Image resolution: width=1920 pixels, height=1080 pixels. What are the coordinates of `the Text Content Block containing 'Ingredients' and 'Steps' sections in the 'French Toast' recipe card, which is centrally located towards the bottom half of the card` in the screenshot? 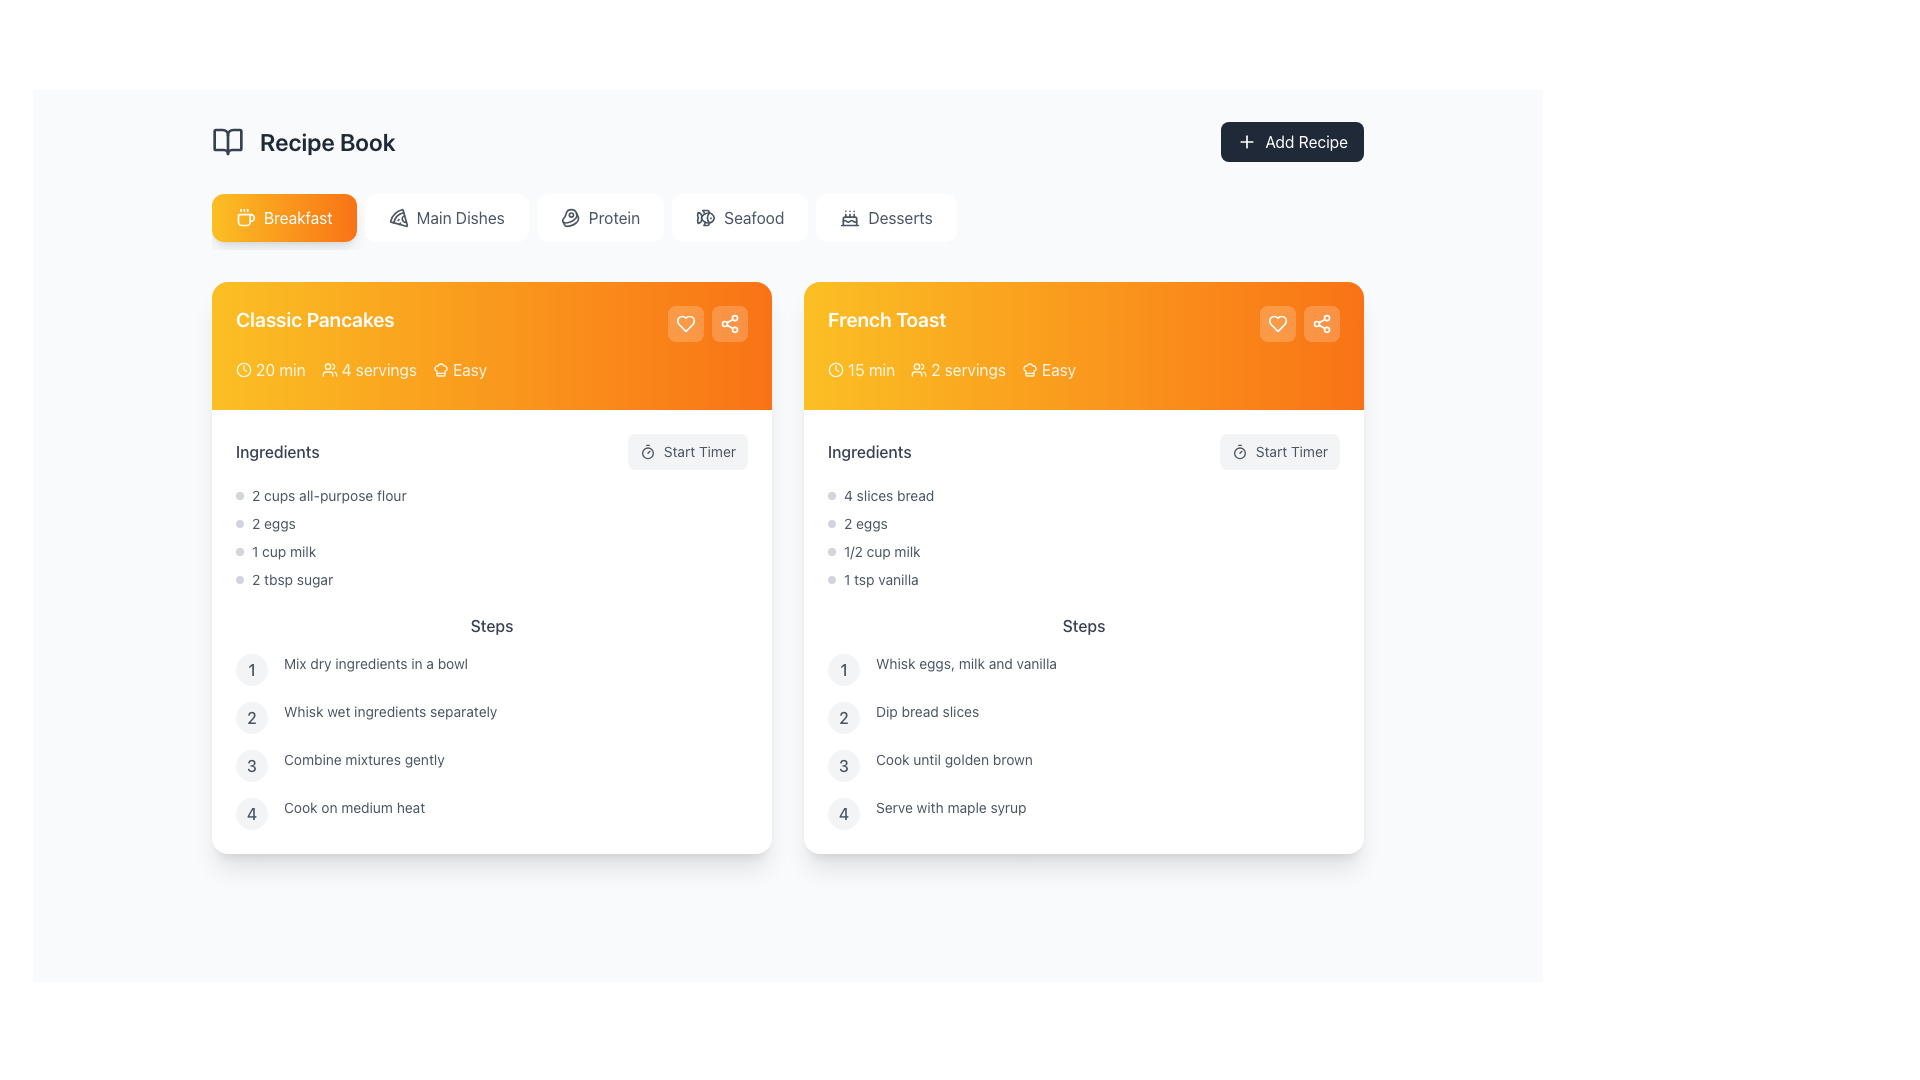 It's located at (1083, 632).